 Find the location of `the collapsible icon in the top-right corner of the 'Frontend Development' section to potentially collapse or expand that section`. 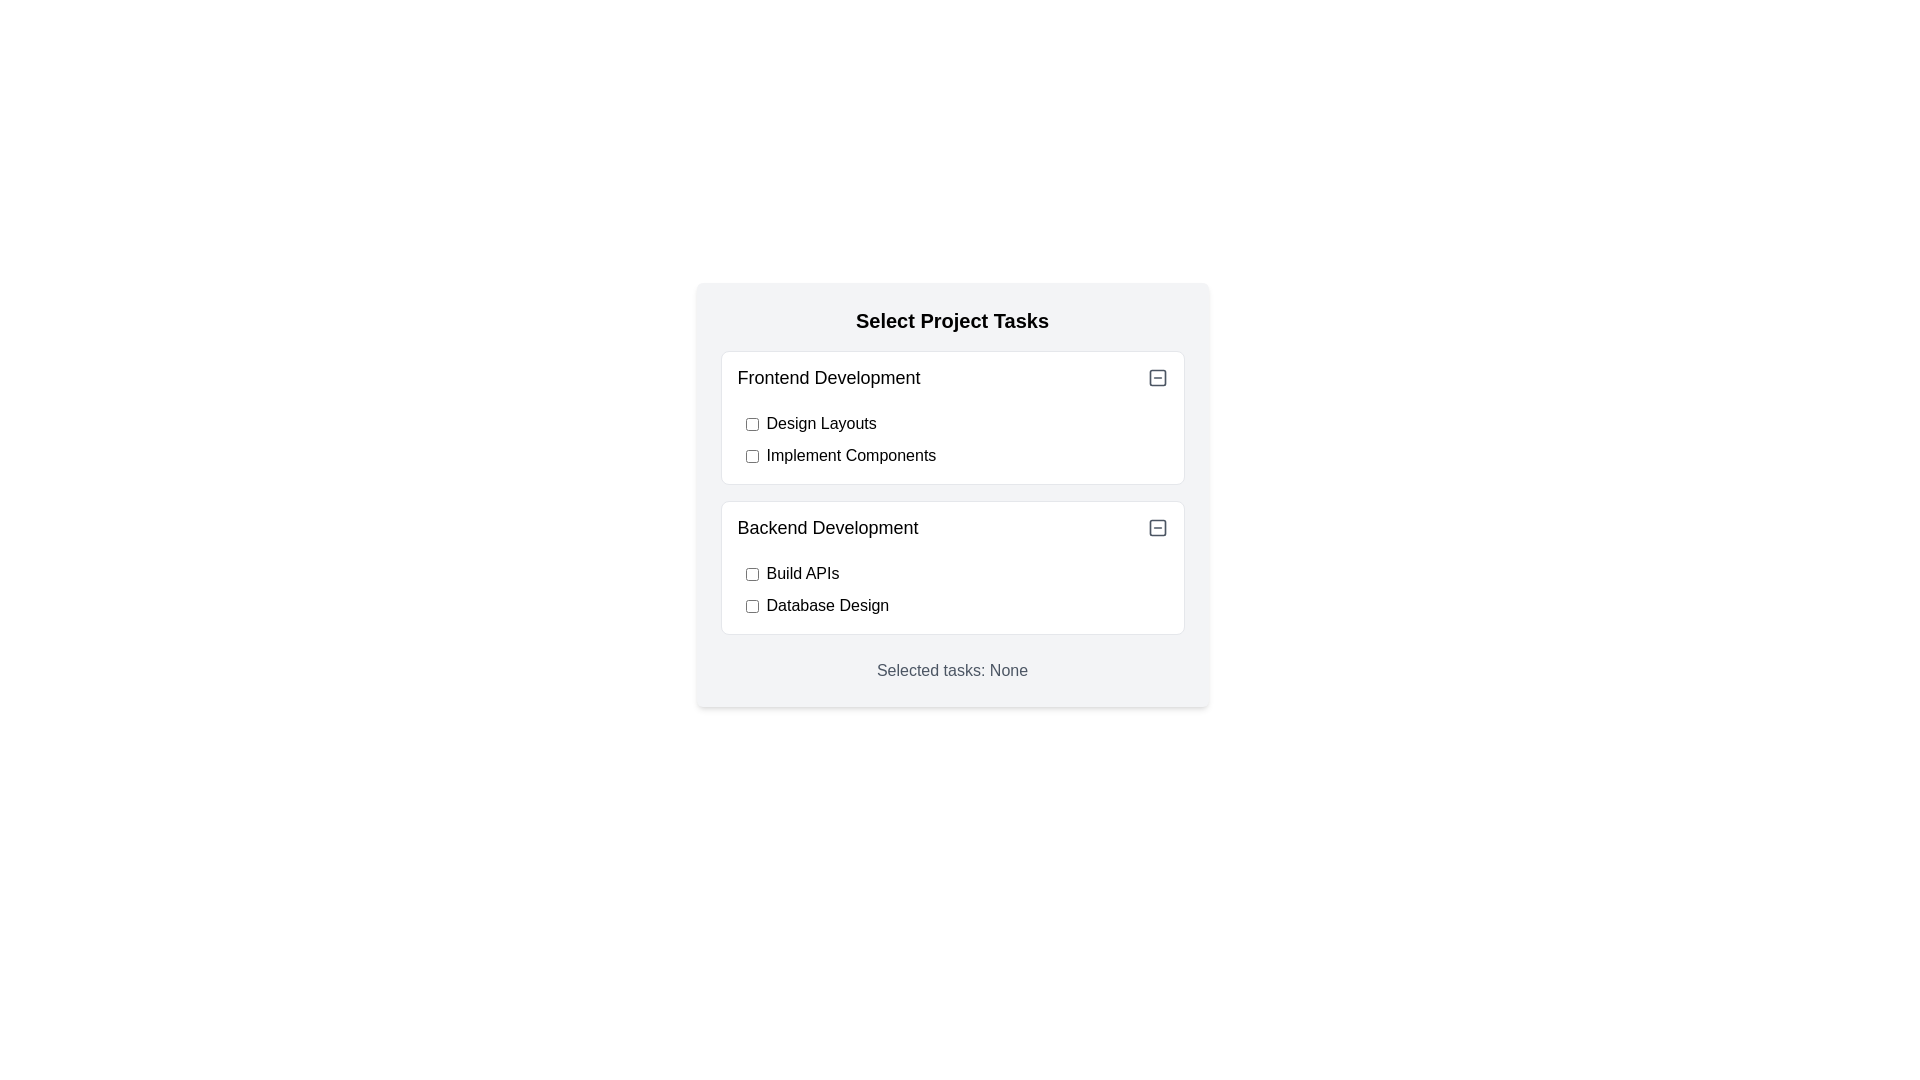

the collapsible icon in the top-right corner of the 'Frontend Development' section to potentially collapse or expand that section is located at coordinates (1157, 378).